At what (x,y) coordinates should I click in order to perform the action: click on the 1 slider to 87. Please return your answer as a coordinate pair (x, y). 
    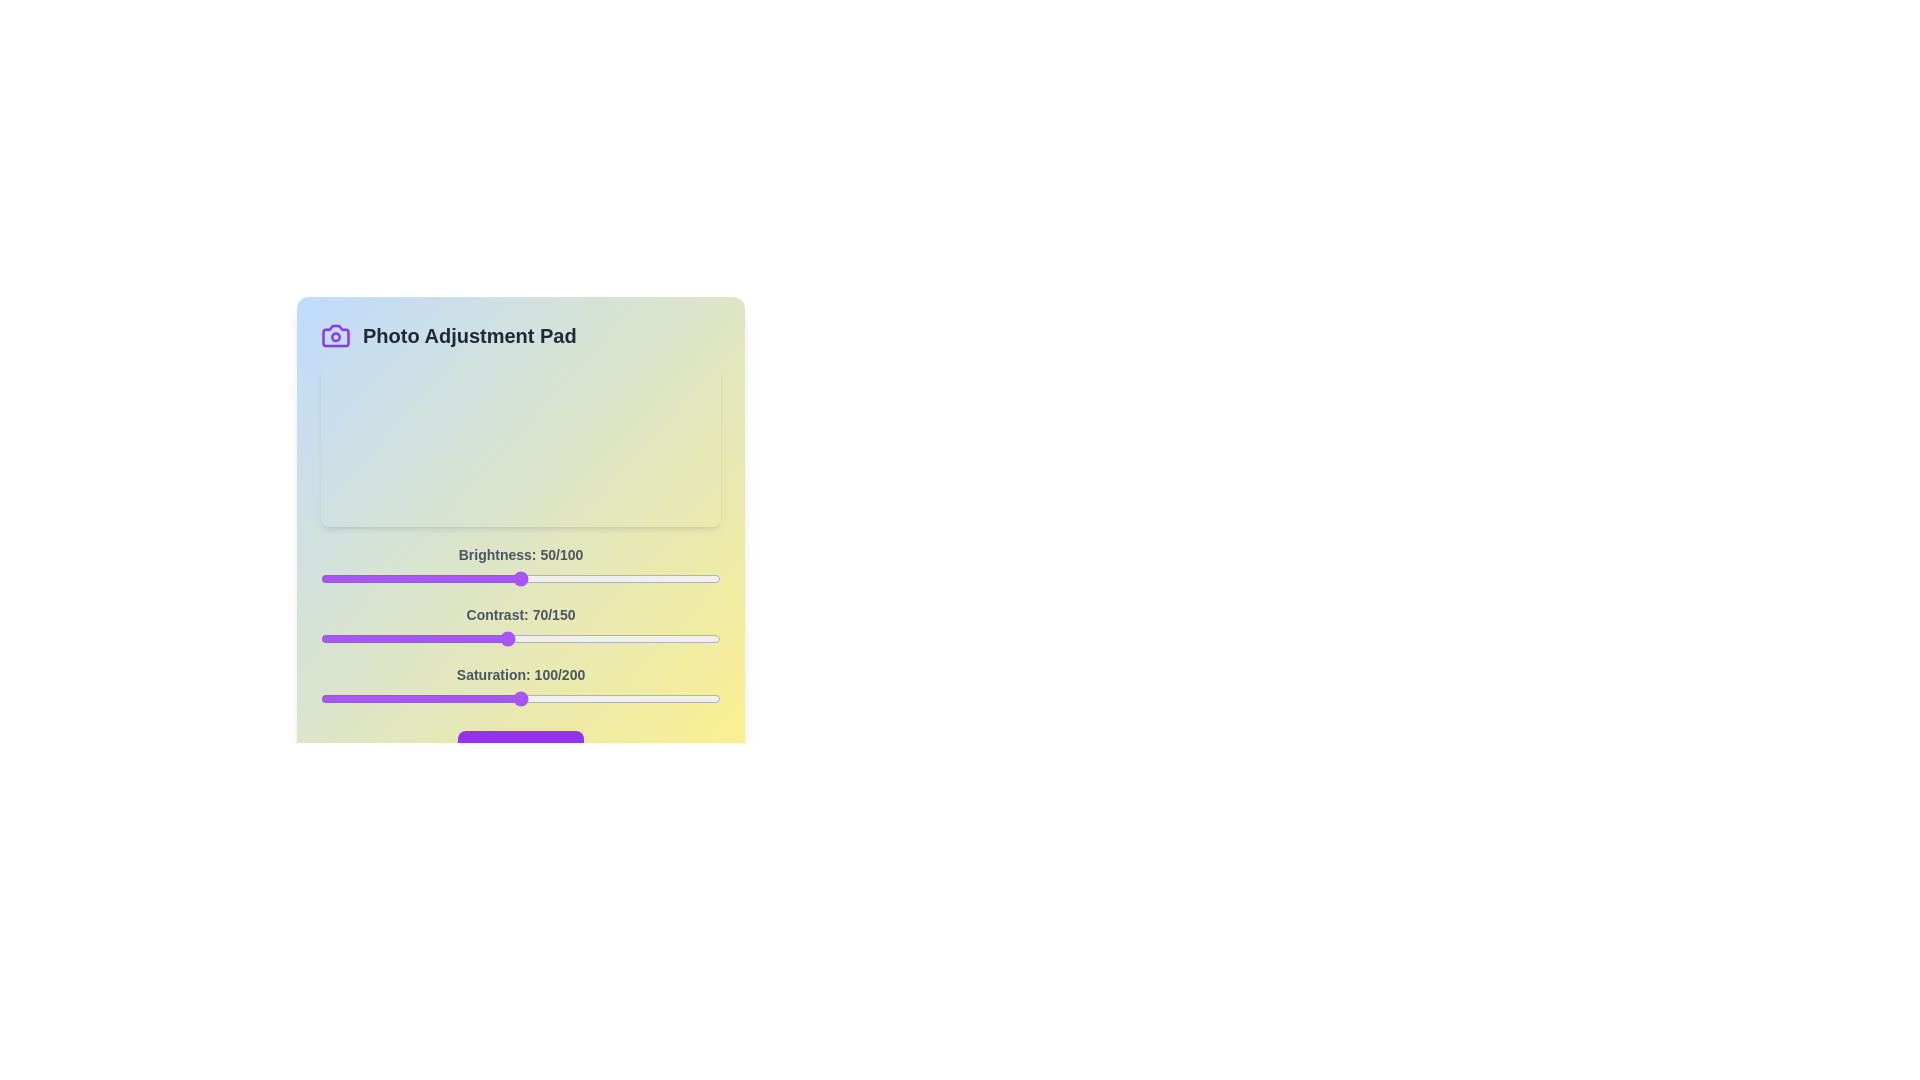
    Looking at the image, I should click on (552, 639).